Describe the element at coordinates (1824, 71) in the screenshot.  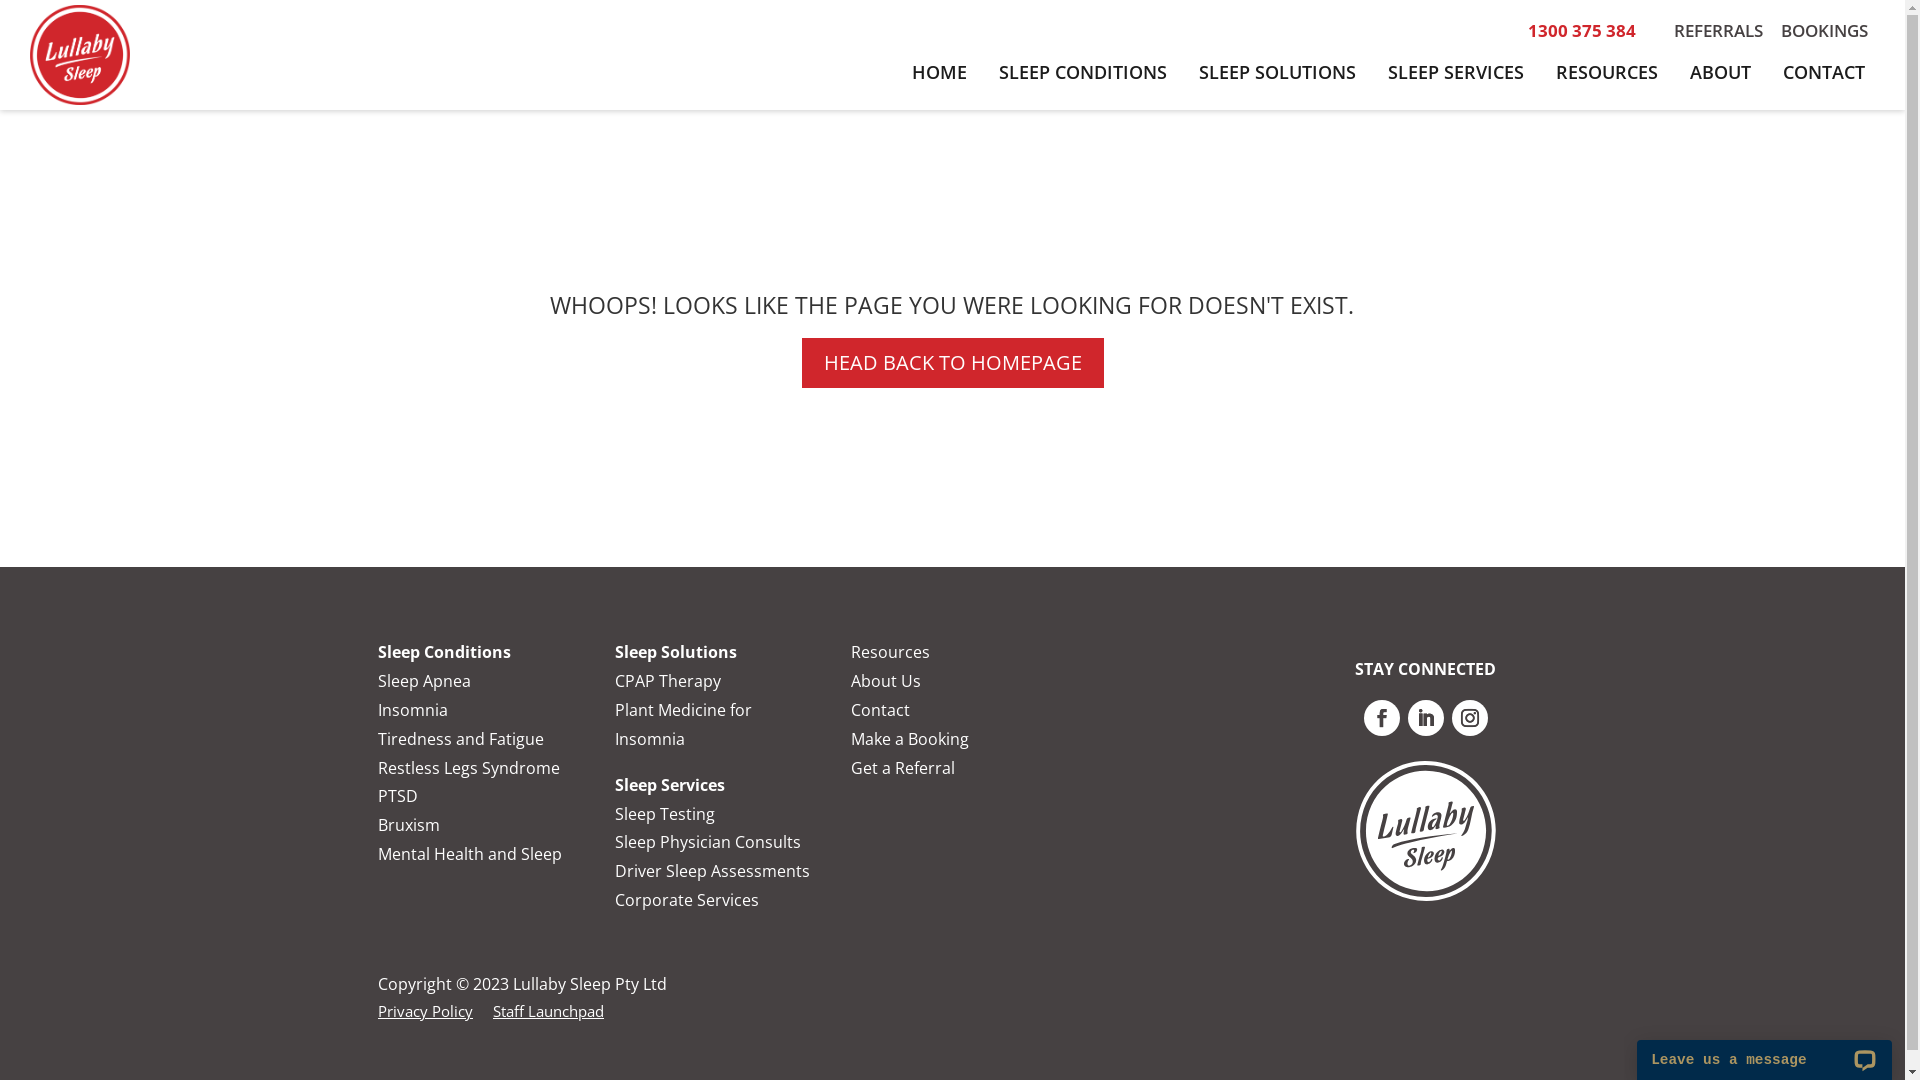
I see `'CONTACT'` at that location.